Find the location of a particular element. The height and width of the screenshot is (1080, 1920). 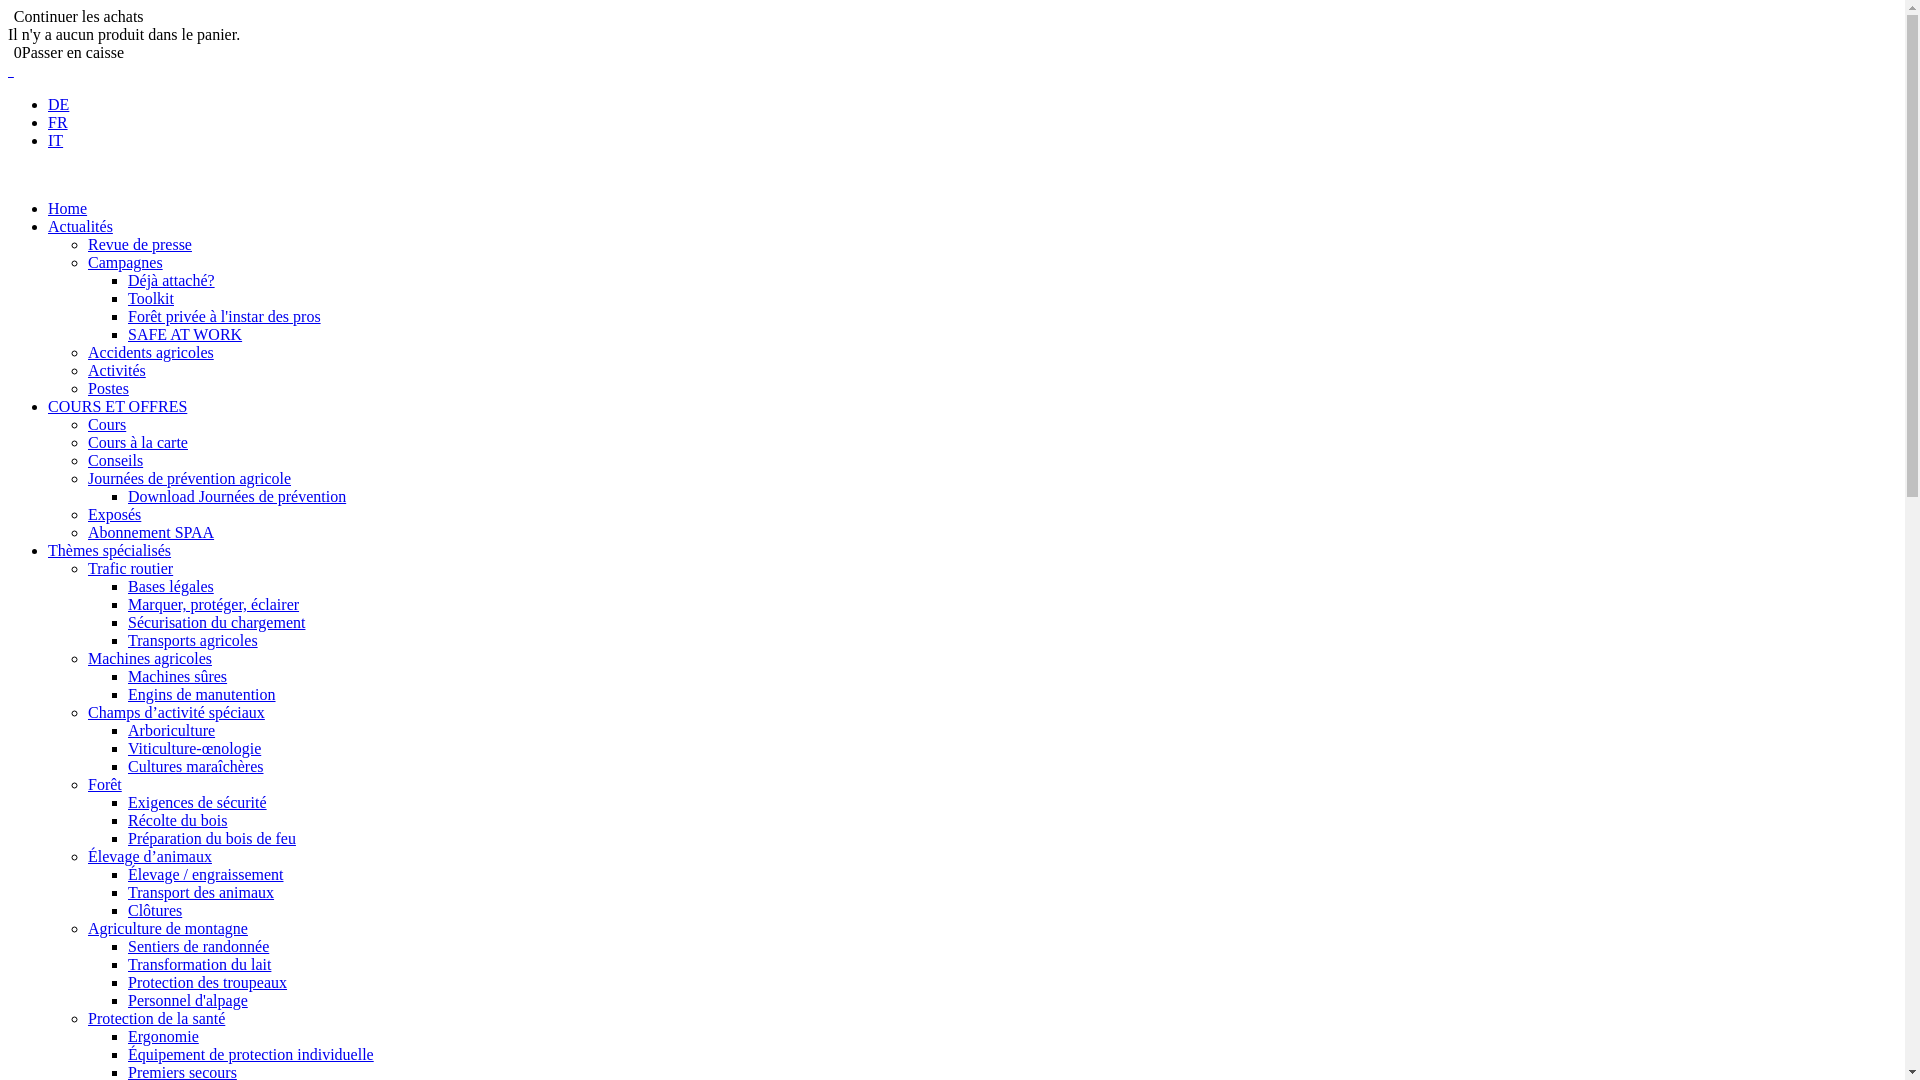

'Conseils' is located at coordinates (86, 460).